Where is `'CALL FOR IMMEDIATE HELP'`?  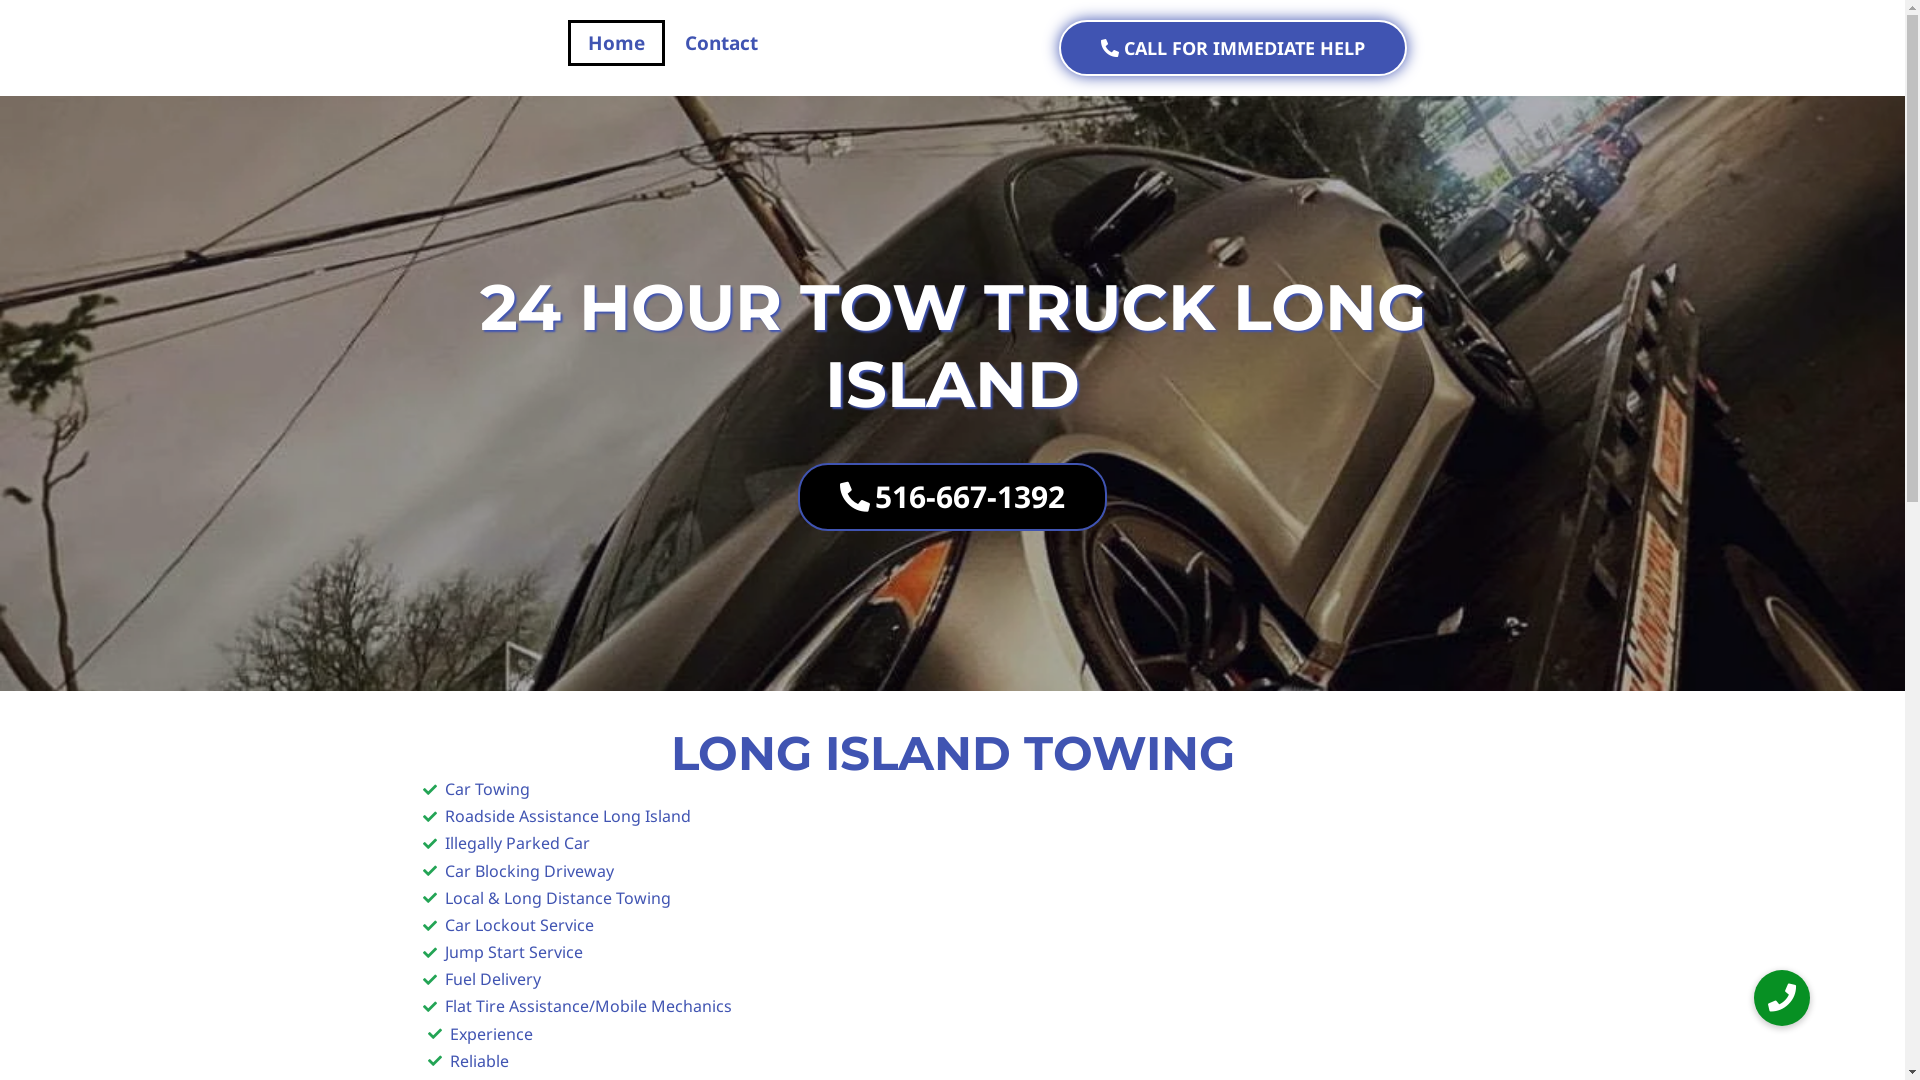 'CALL FOR IMMEDIATE HELP' is located at coordinates (1231, 46).